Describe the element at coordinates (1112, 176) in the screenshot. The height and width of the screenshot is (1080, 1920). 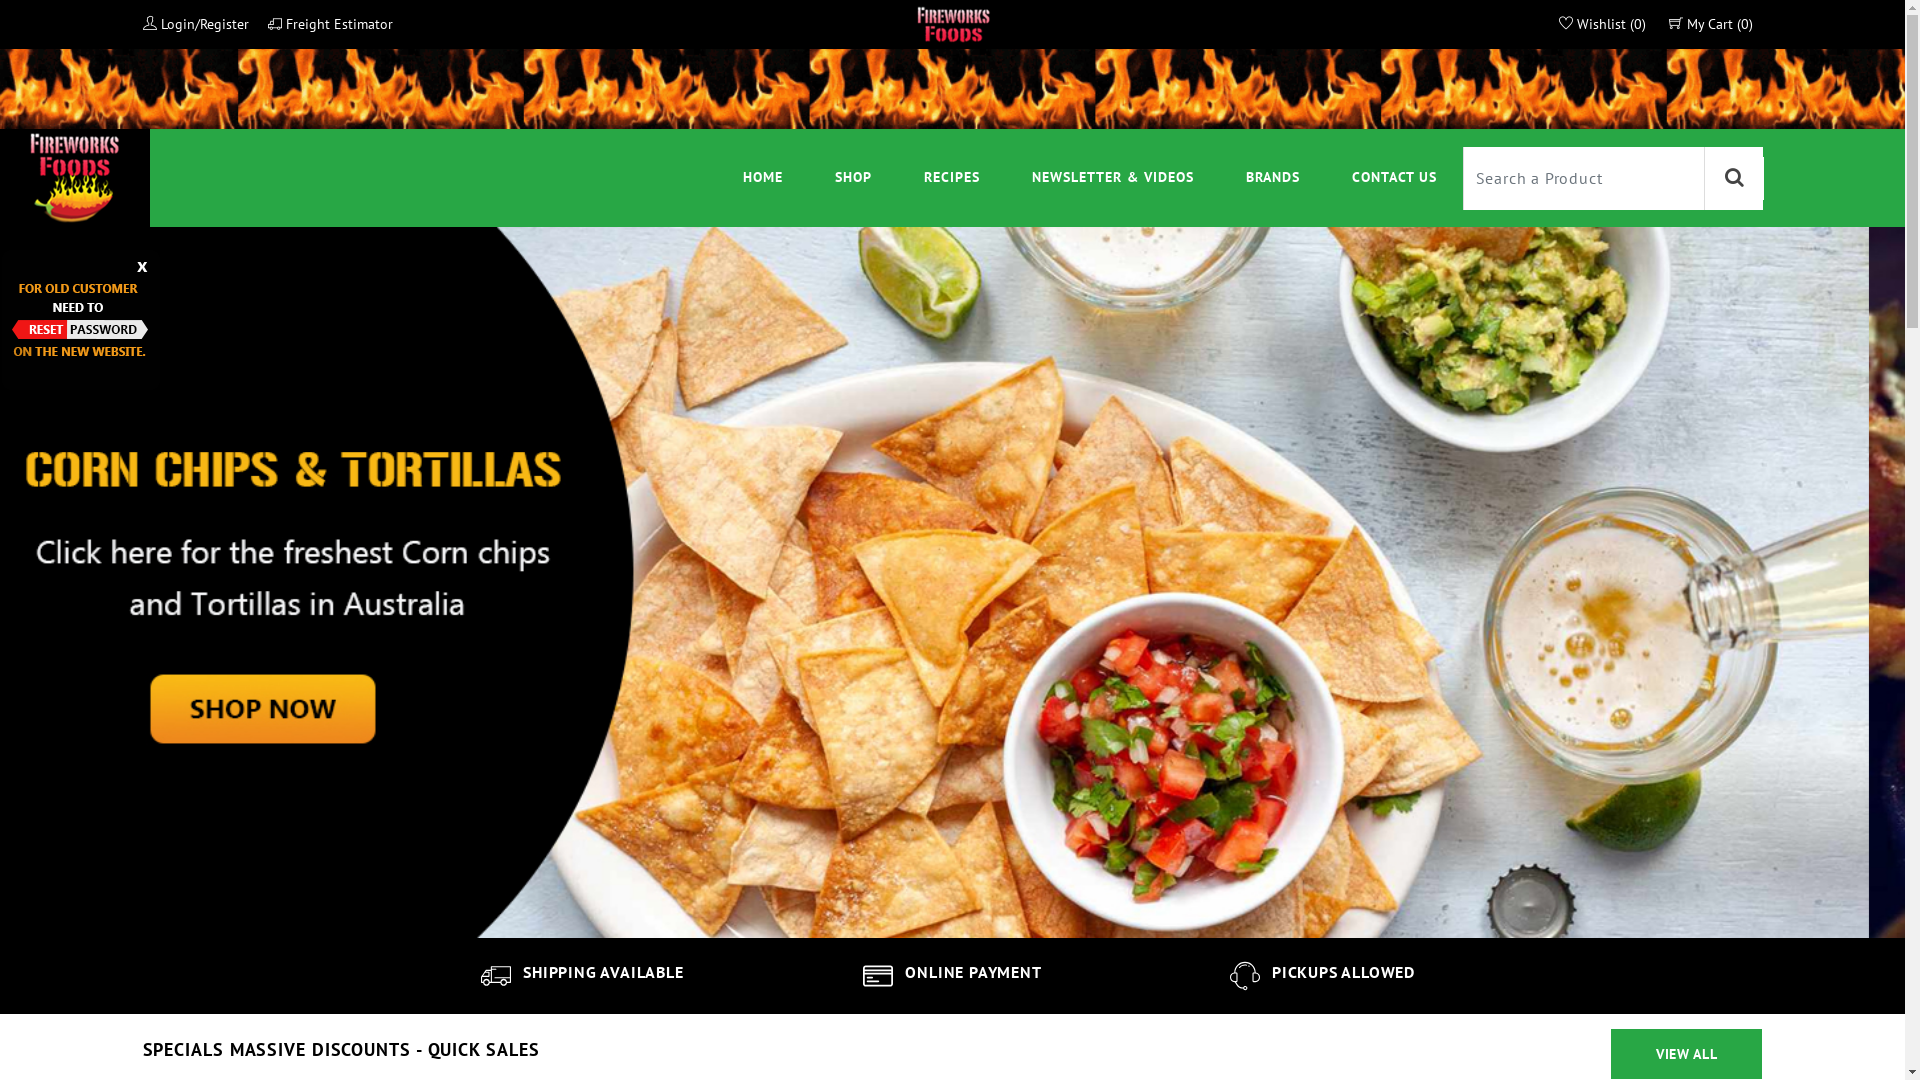
I see `'NEWSLETTER & VIDEOS'` at that location.